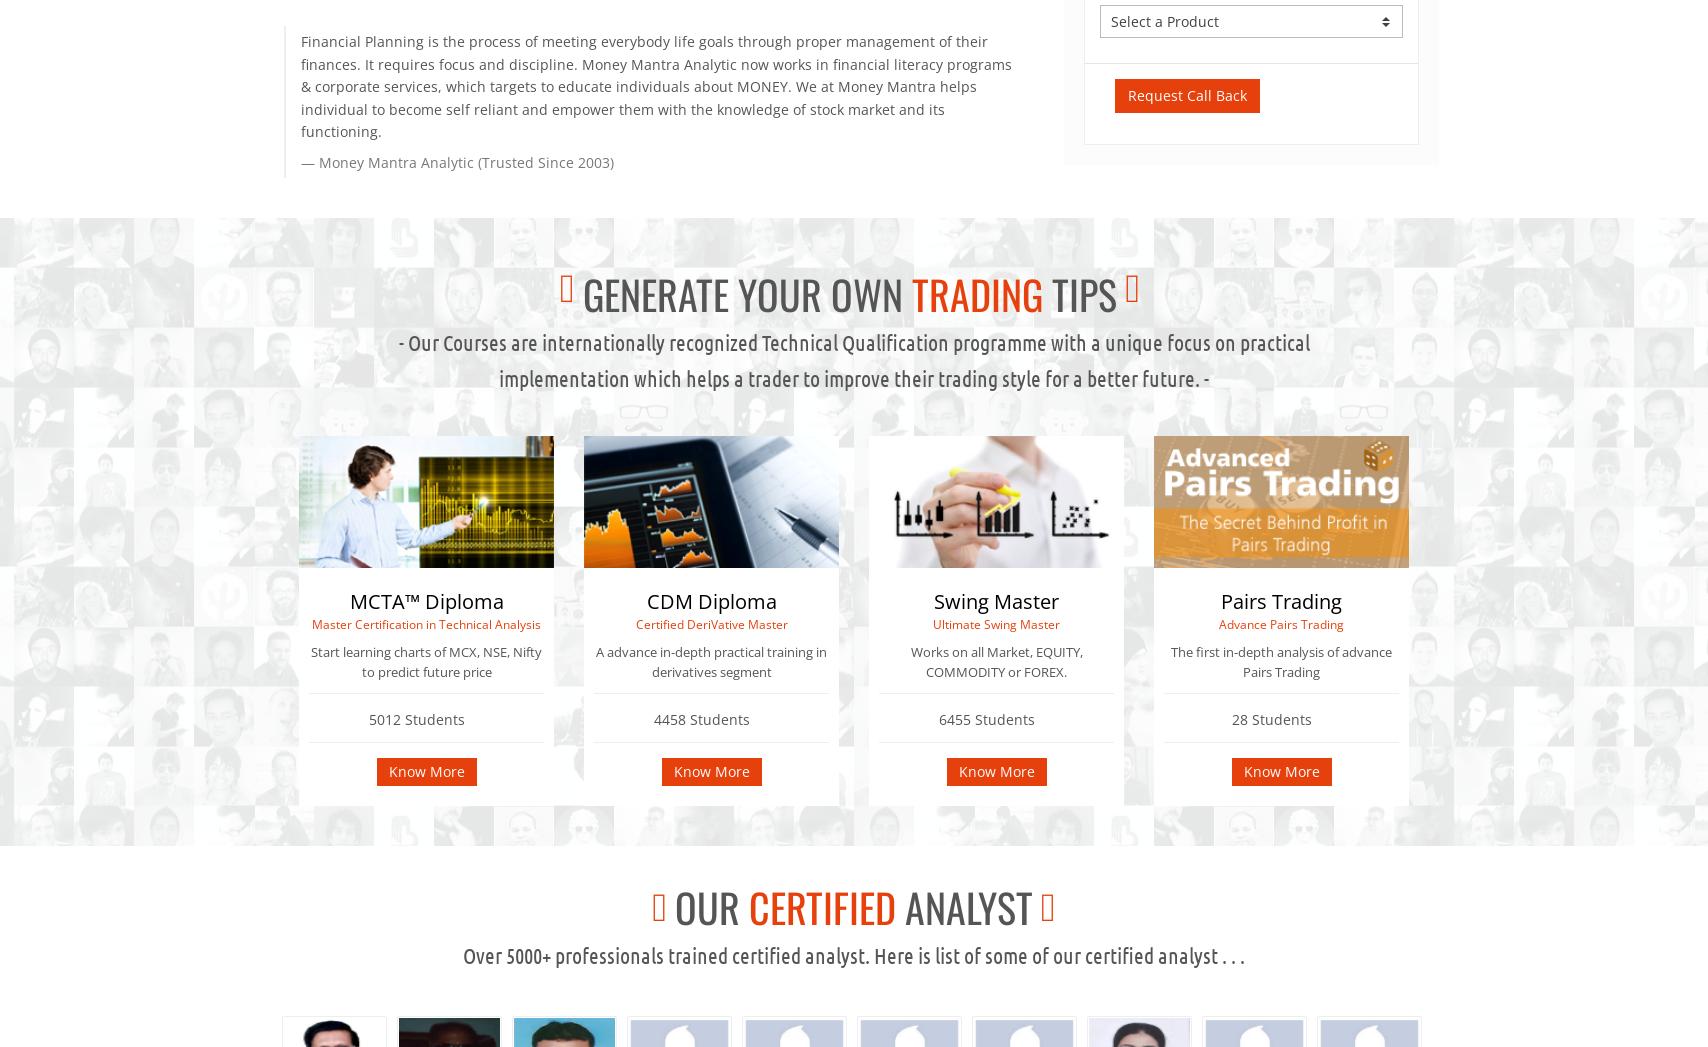 This screenshot has width=1708, height=1047. What do you see at coordinates (995, 661) in the screenshot?
I see `'Works on all Market, EQUITY, COMMODITY or FOREX.'` at bounding box center [995, 661].